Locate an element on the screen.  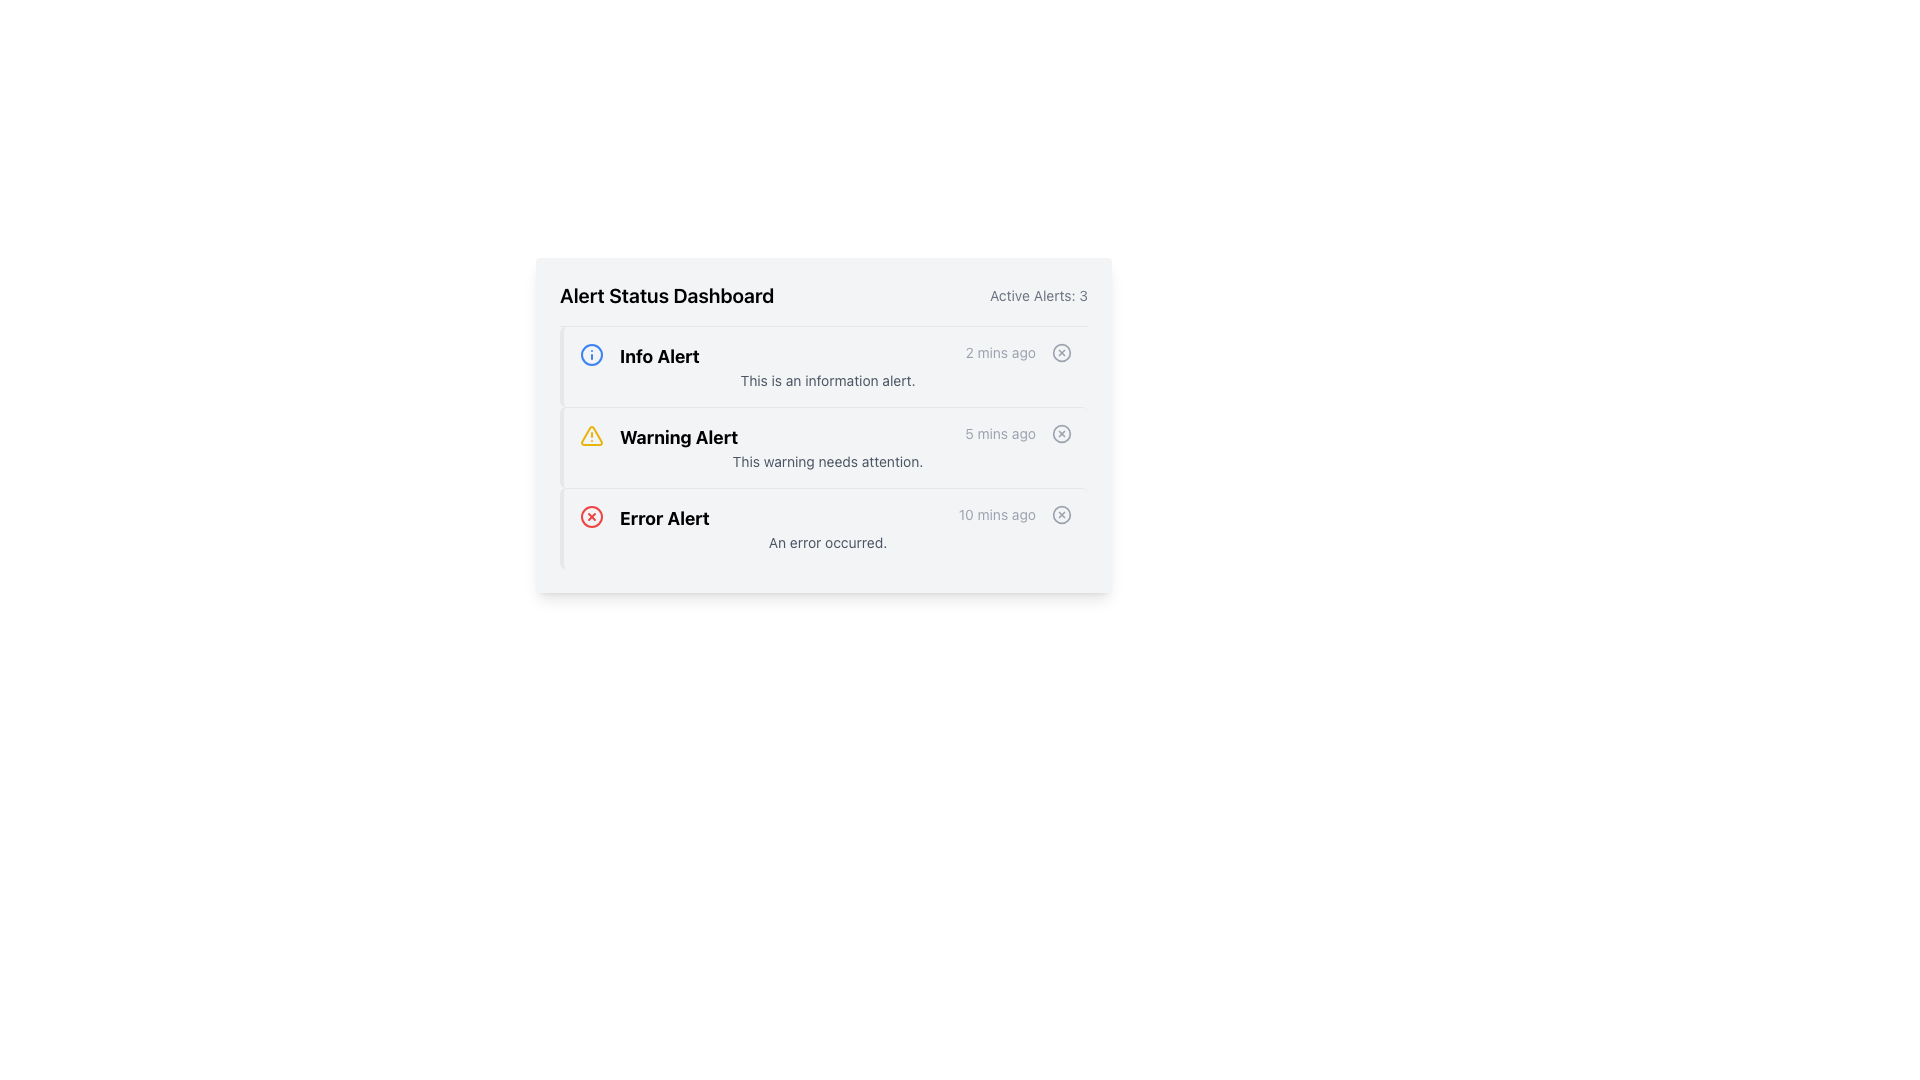
the Text Label that reads 'This is an information alert.' located below the title 'Info Alert' in the first alert card is located at coordinates (828, 381).